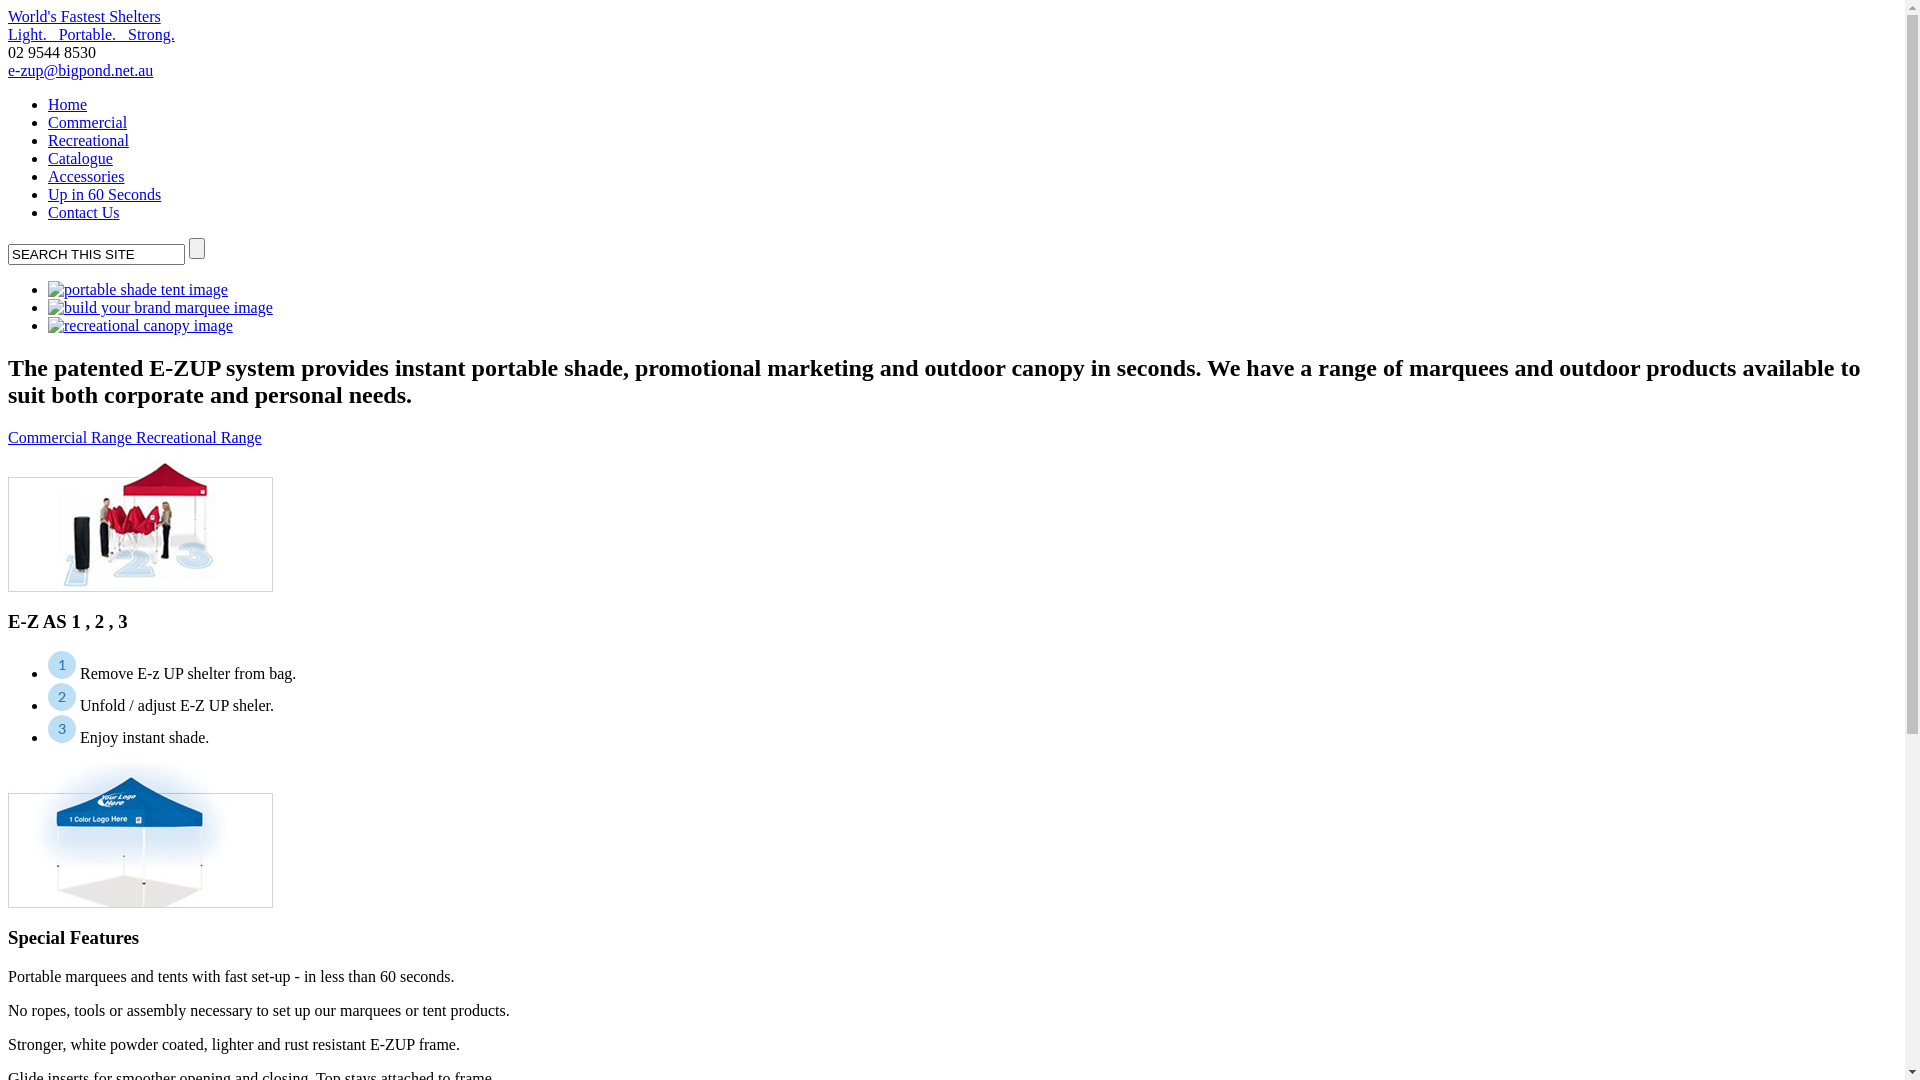  I want to click on 'Commercial', so click(86, 122).